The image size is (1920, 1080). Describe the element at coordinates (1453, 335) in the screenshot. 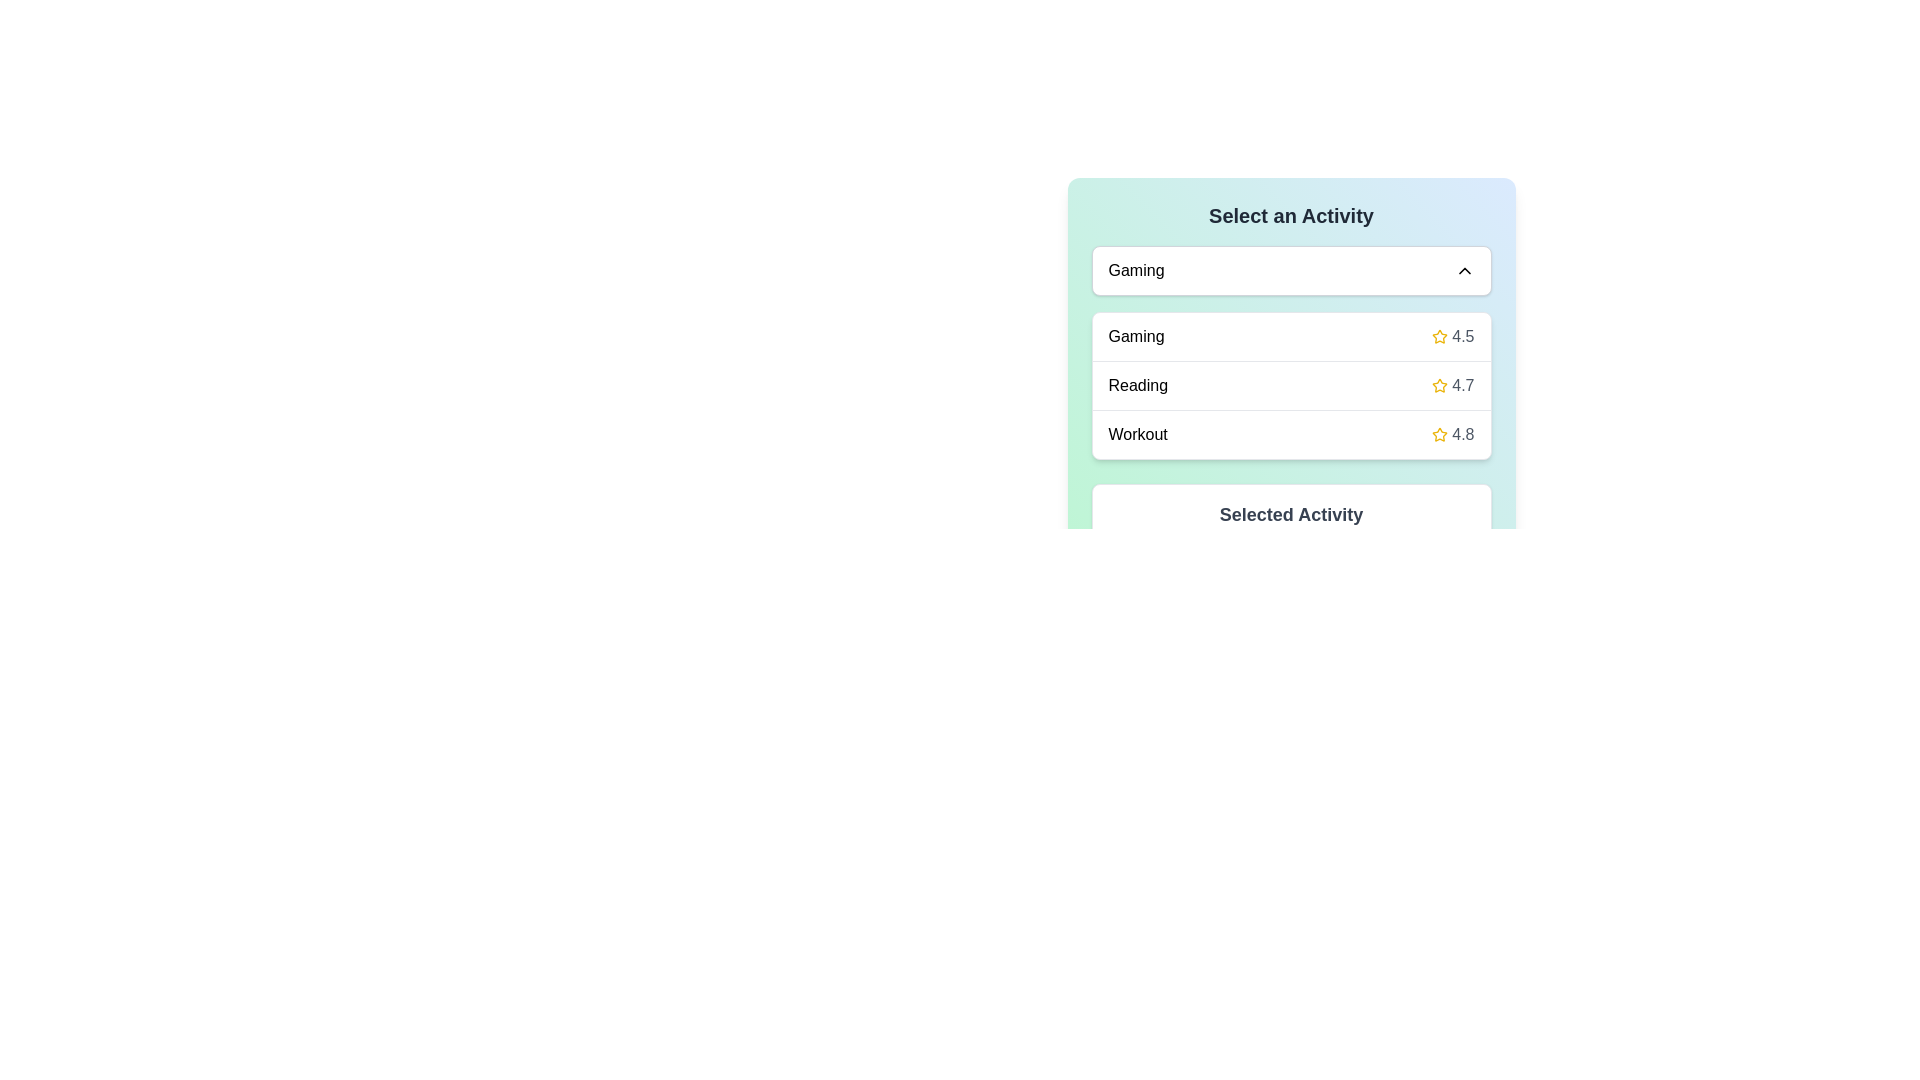

I see `the Rating display element associated with the 'Gaming' entry in the dropdown menu, located to the right of the 'Gaming' label` at that location.